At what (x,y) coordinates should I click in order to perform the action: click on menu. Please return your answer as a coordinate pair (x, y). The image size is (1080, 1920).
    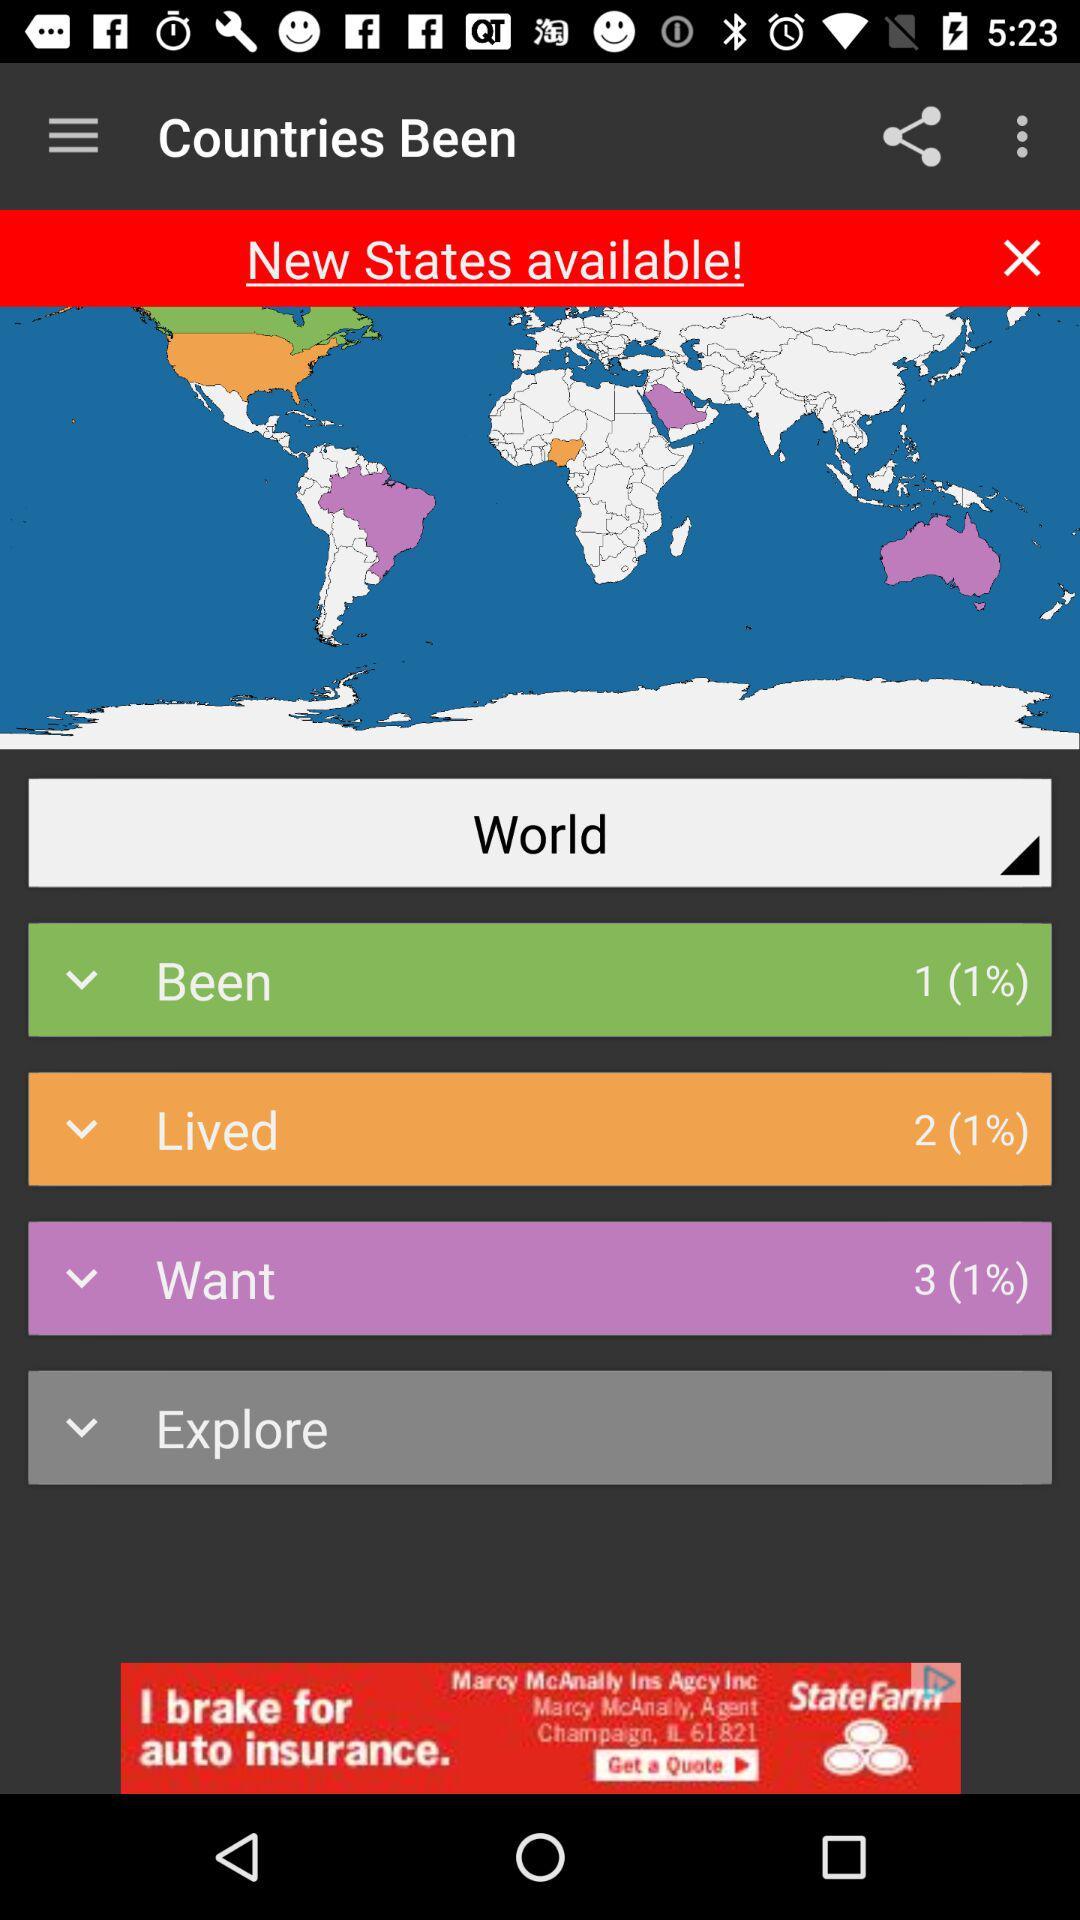
    Looking at the image, I should click on (72, 135).